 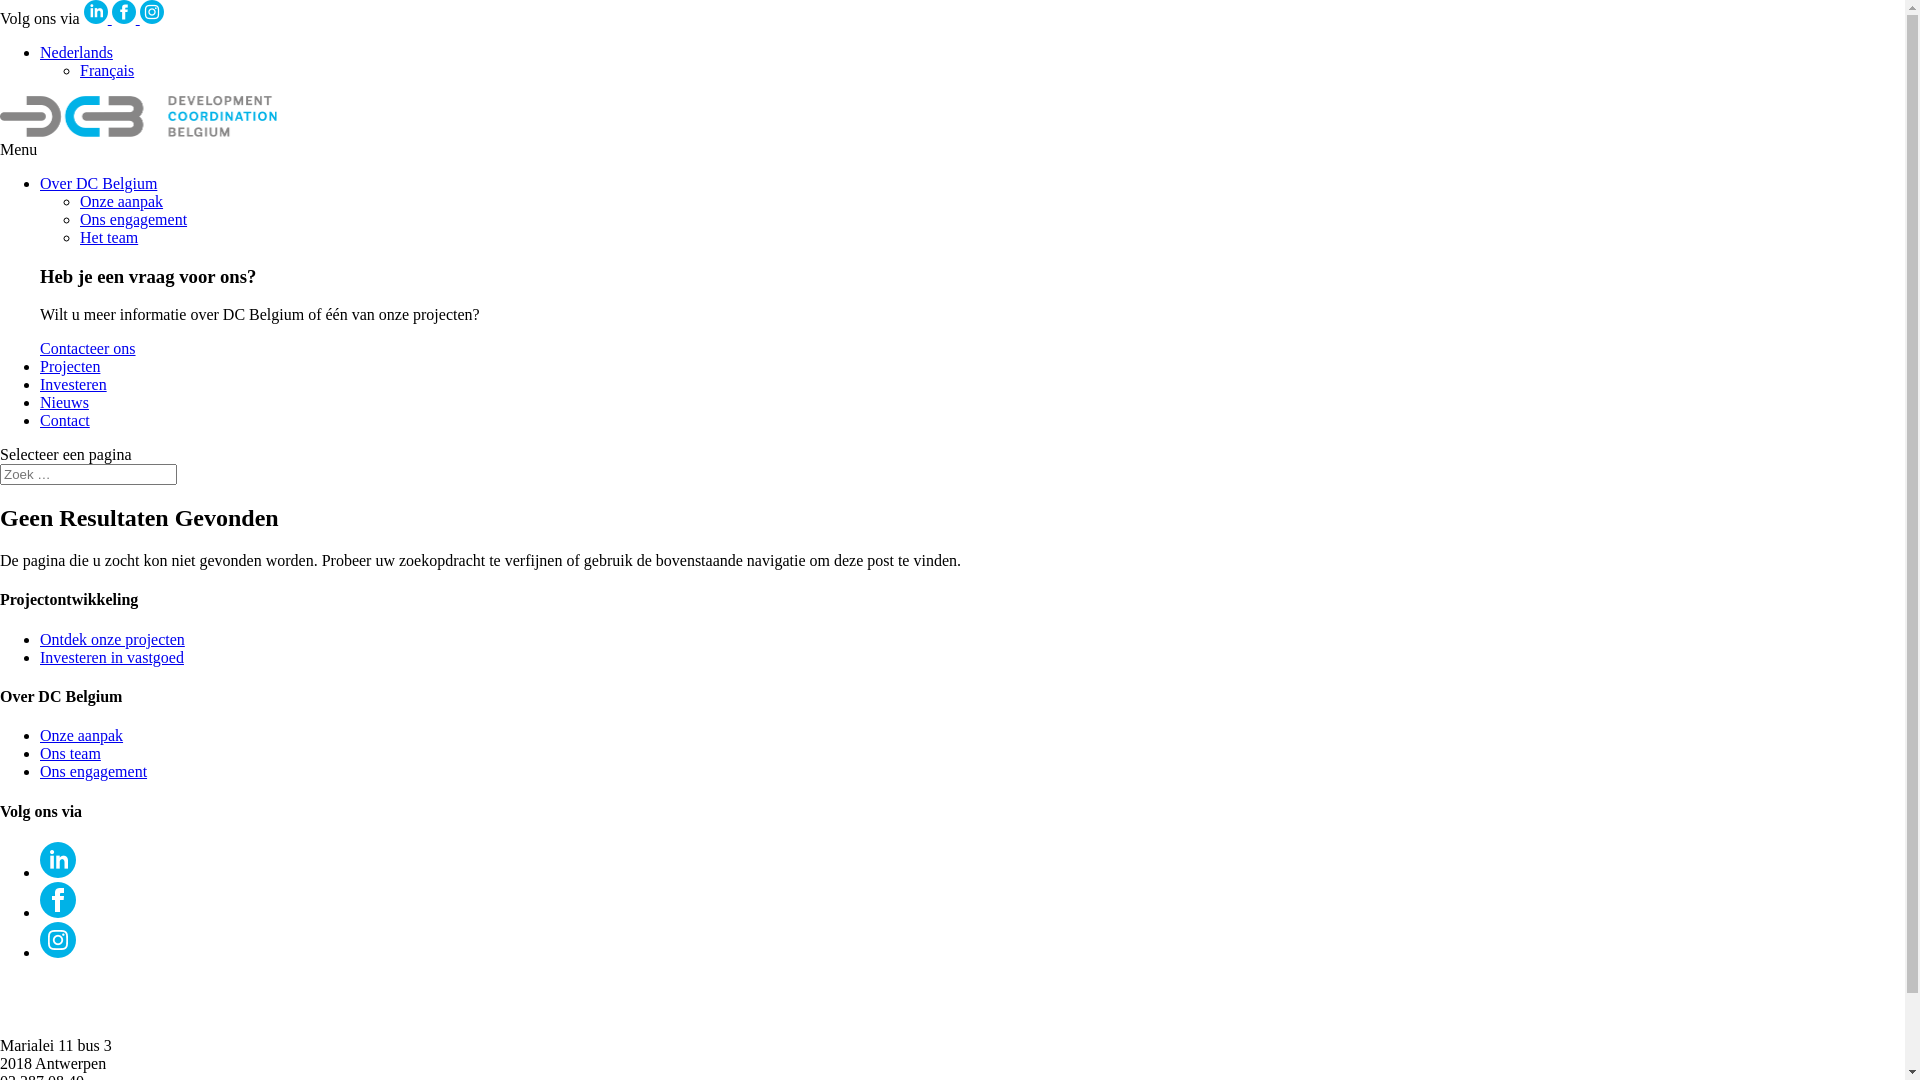 What do you see at coordinates (138, 18) in the screenshot?
I see `'DC Belgium Instagram'` at bounding box center [138, 18].